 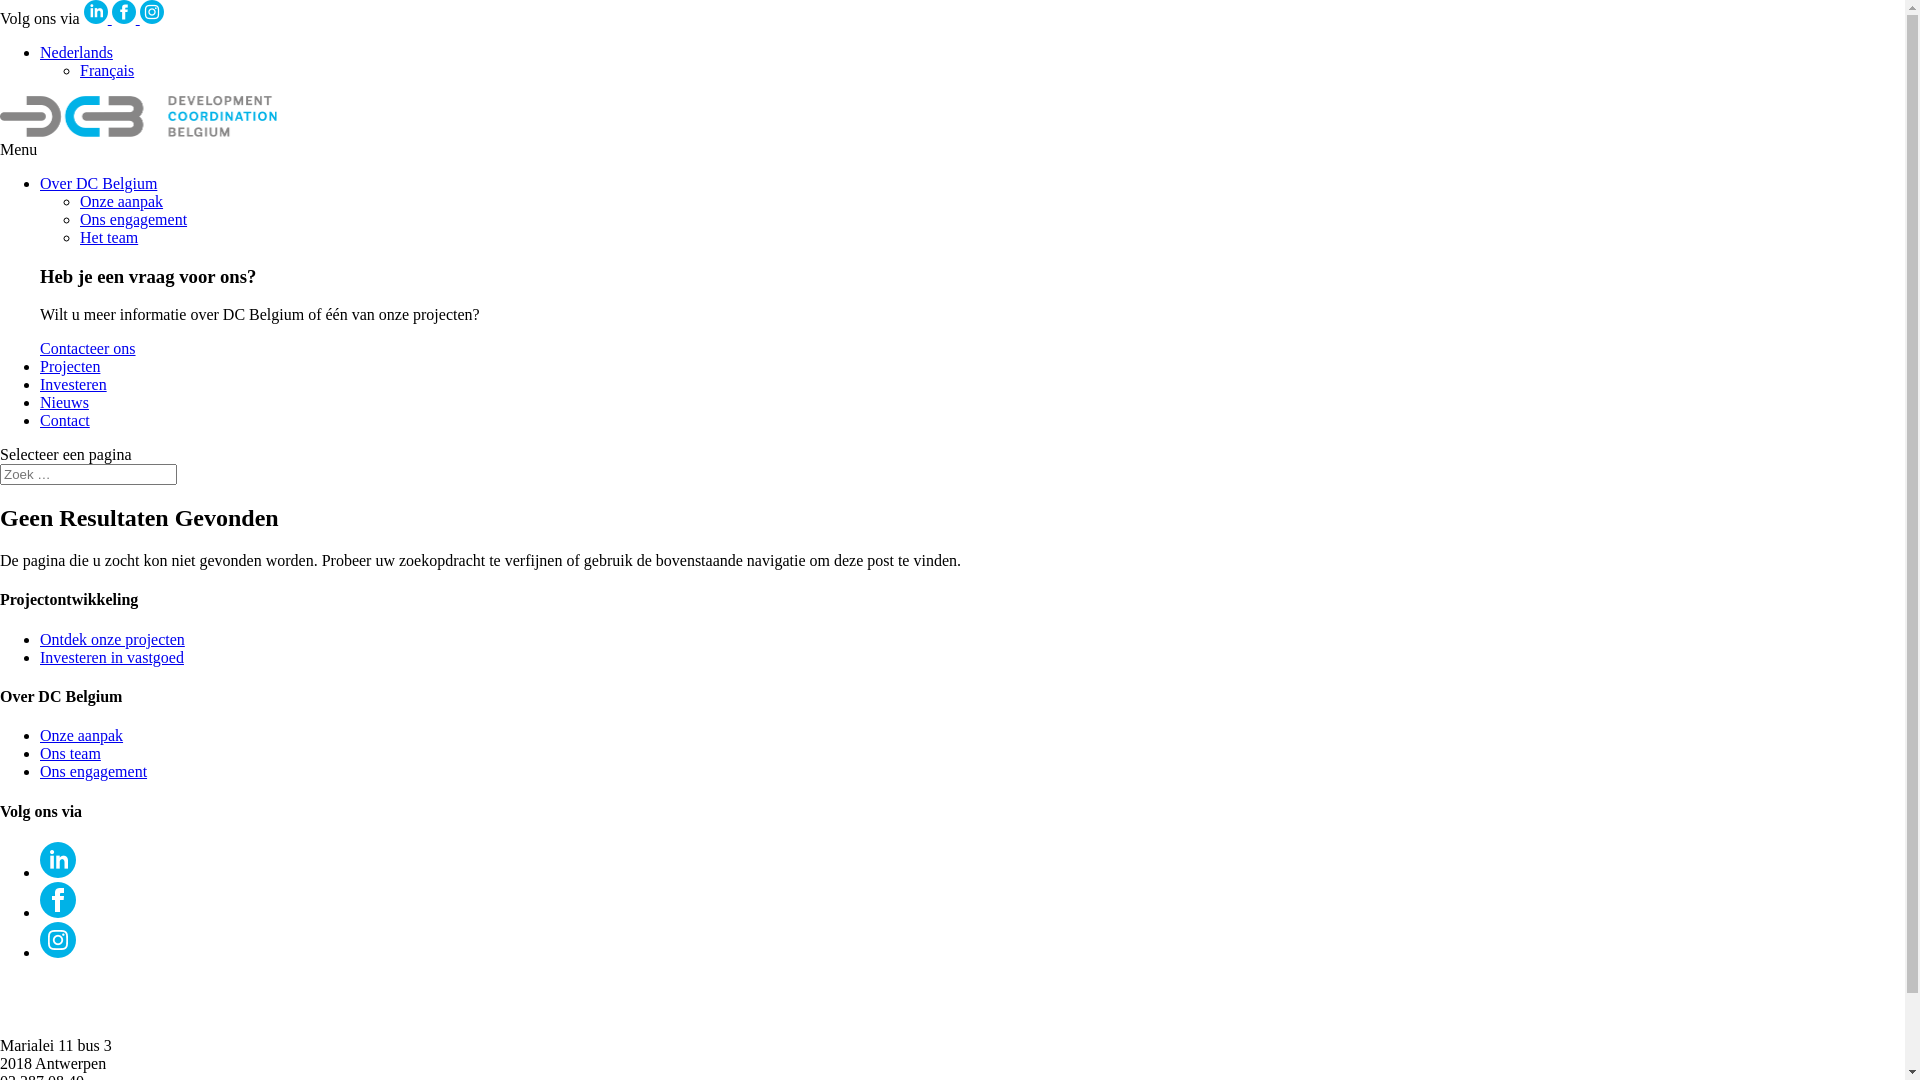 What do you see at coordinates (138, 18) in the screenshot?
I see `'DC Belgium Instagram'` at bounding box center [138, 18].